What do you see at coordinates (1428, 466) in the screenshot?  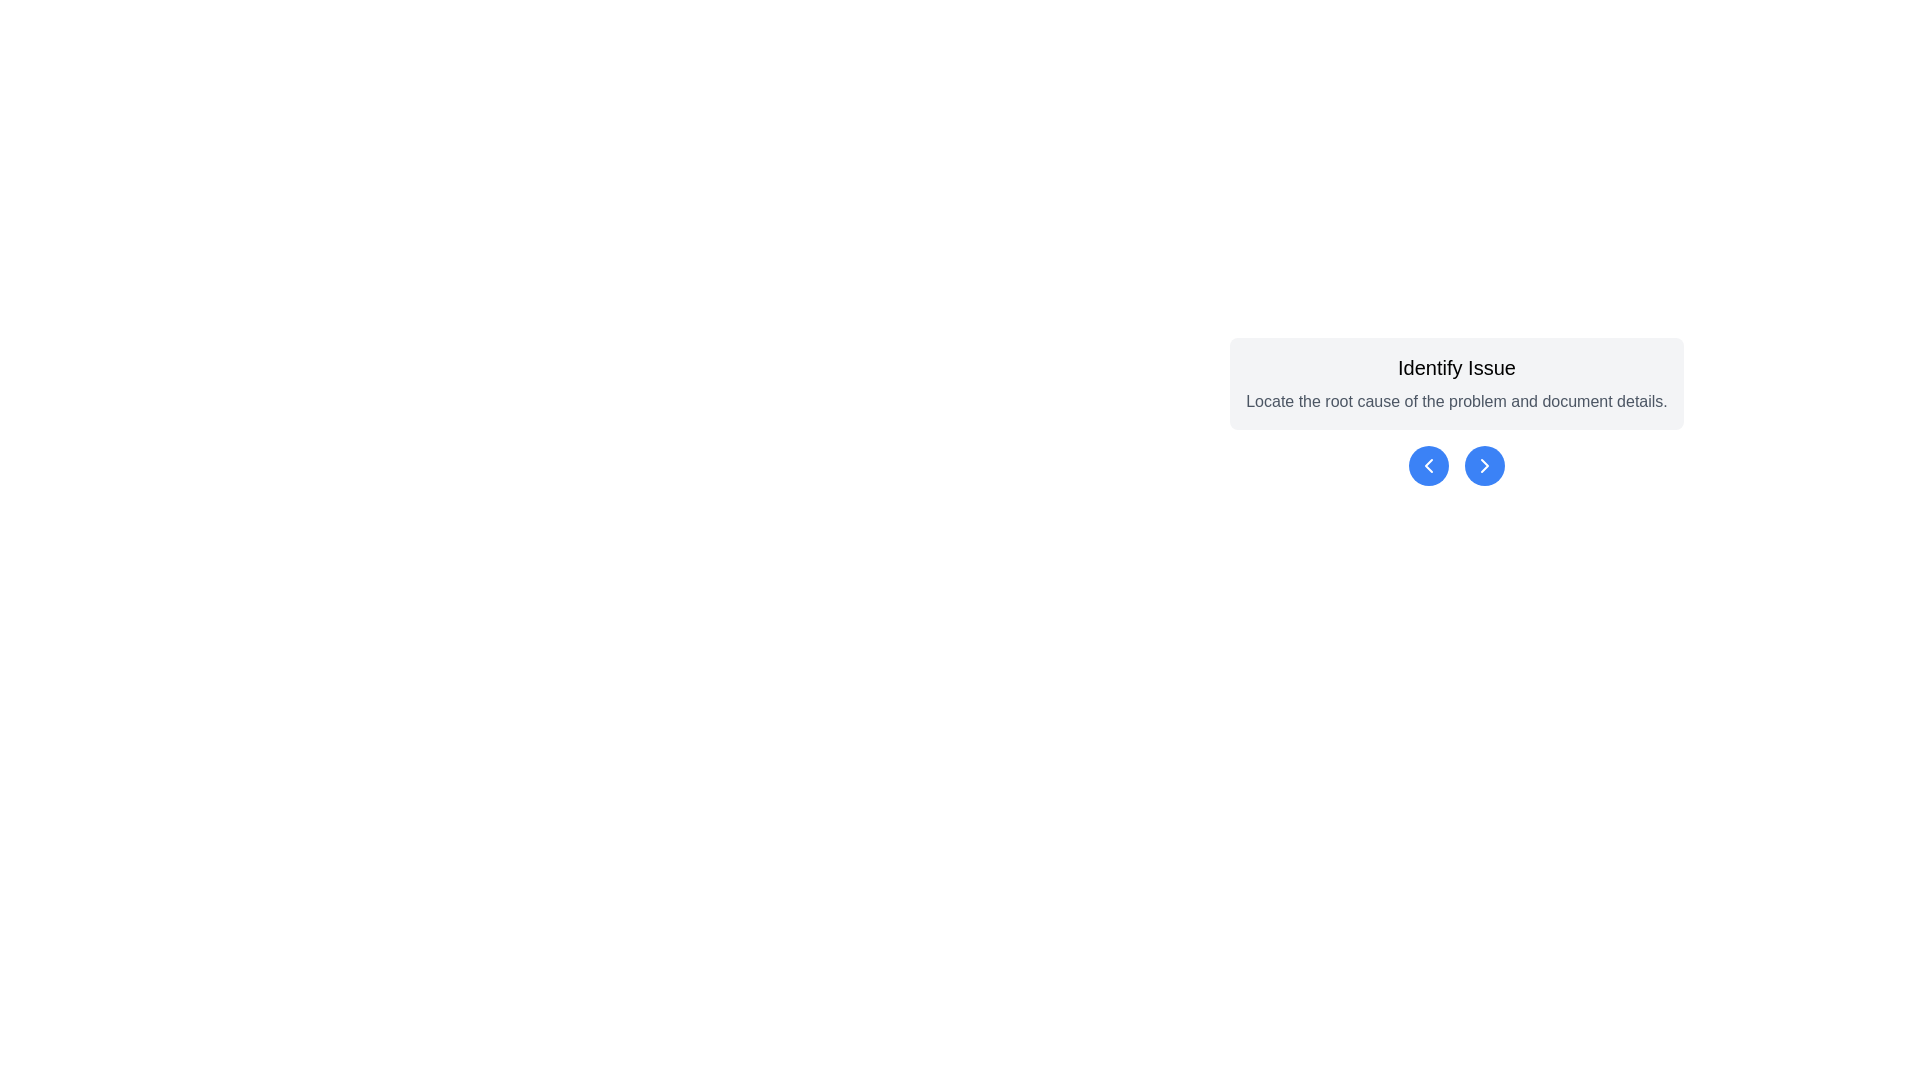 I see `the left-pointing chevron icon within the blue circular button located underneath the 'Identify Issue' text block` at bounding box center [1428, 466].